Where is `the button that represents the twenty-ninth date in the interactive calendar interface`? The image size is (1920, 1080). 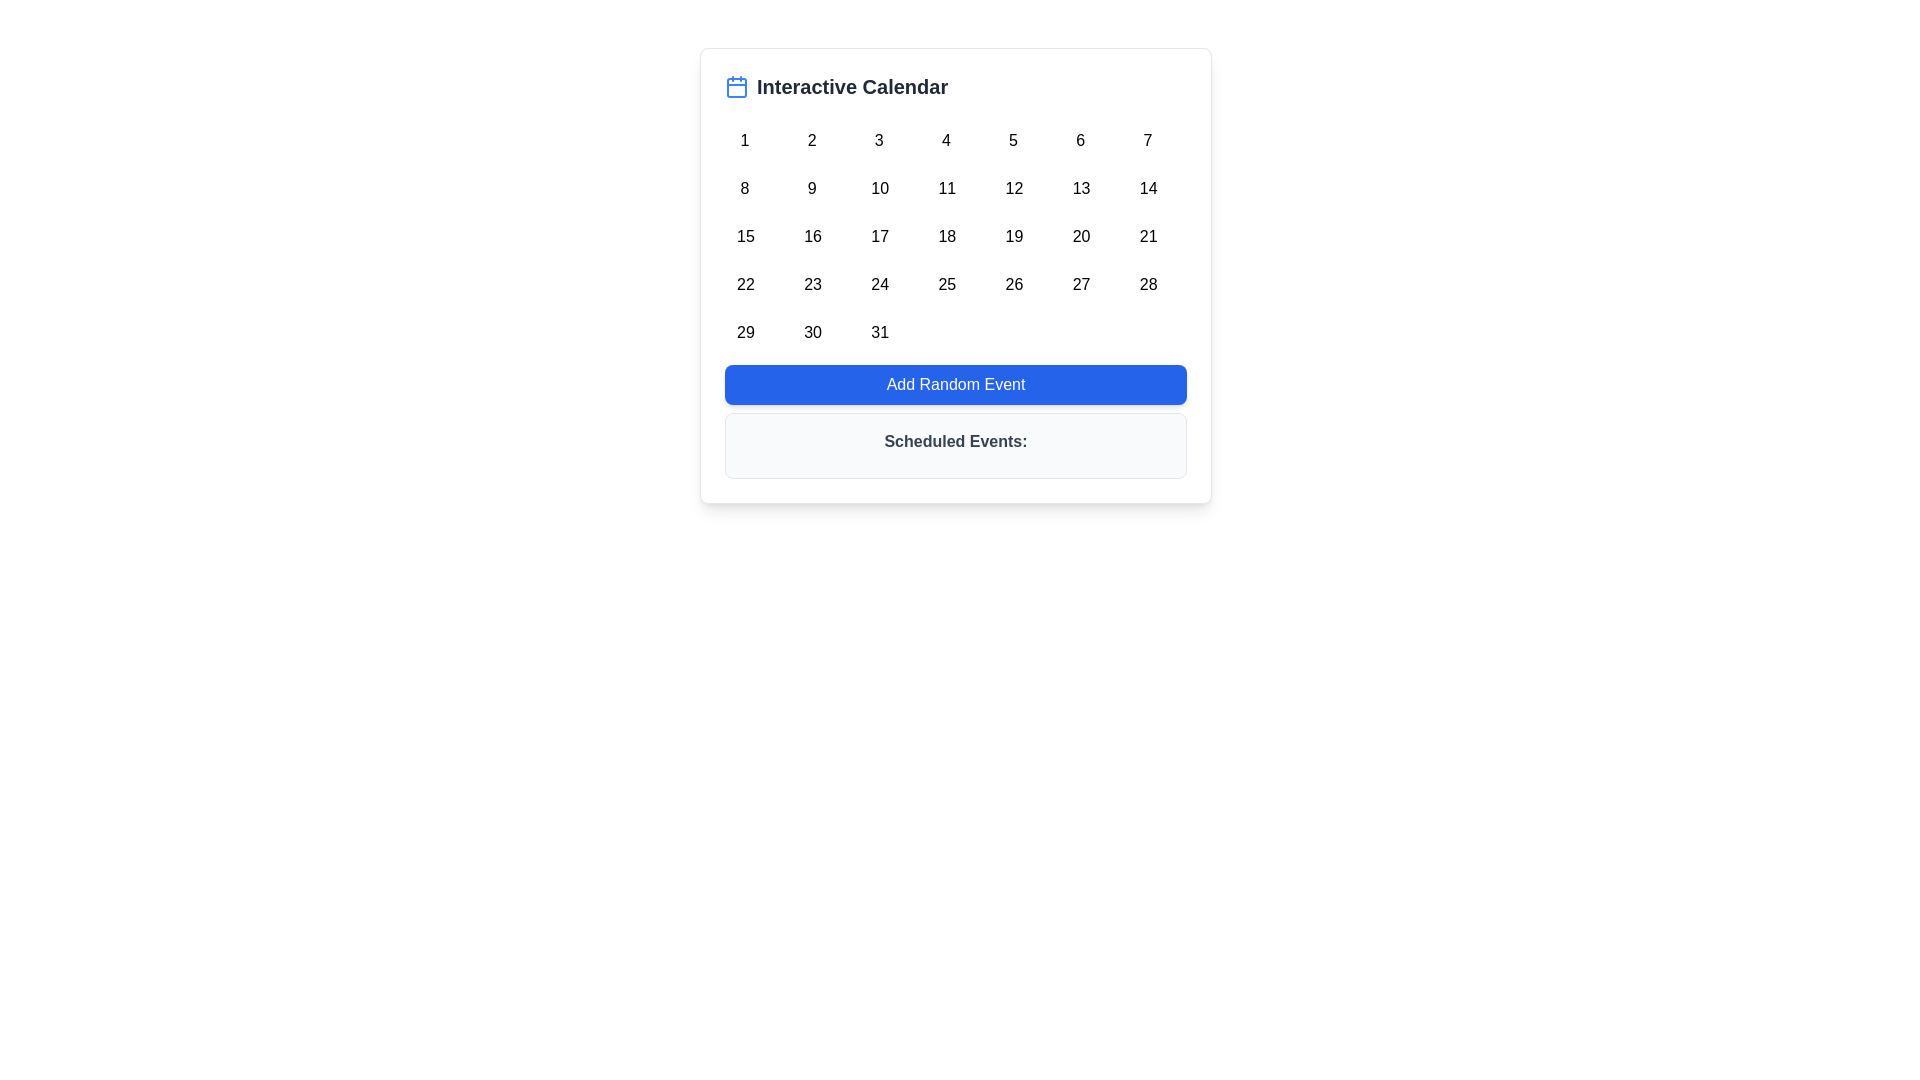 the button that represents the twenty-ninth date in the interactive calendar interface is located at coordinates (743, 327).